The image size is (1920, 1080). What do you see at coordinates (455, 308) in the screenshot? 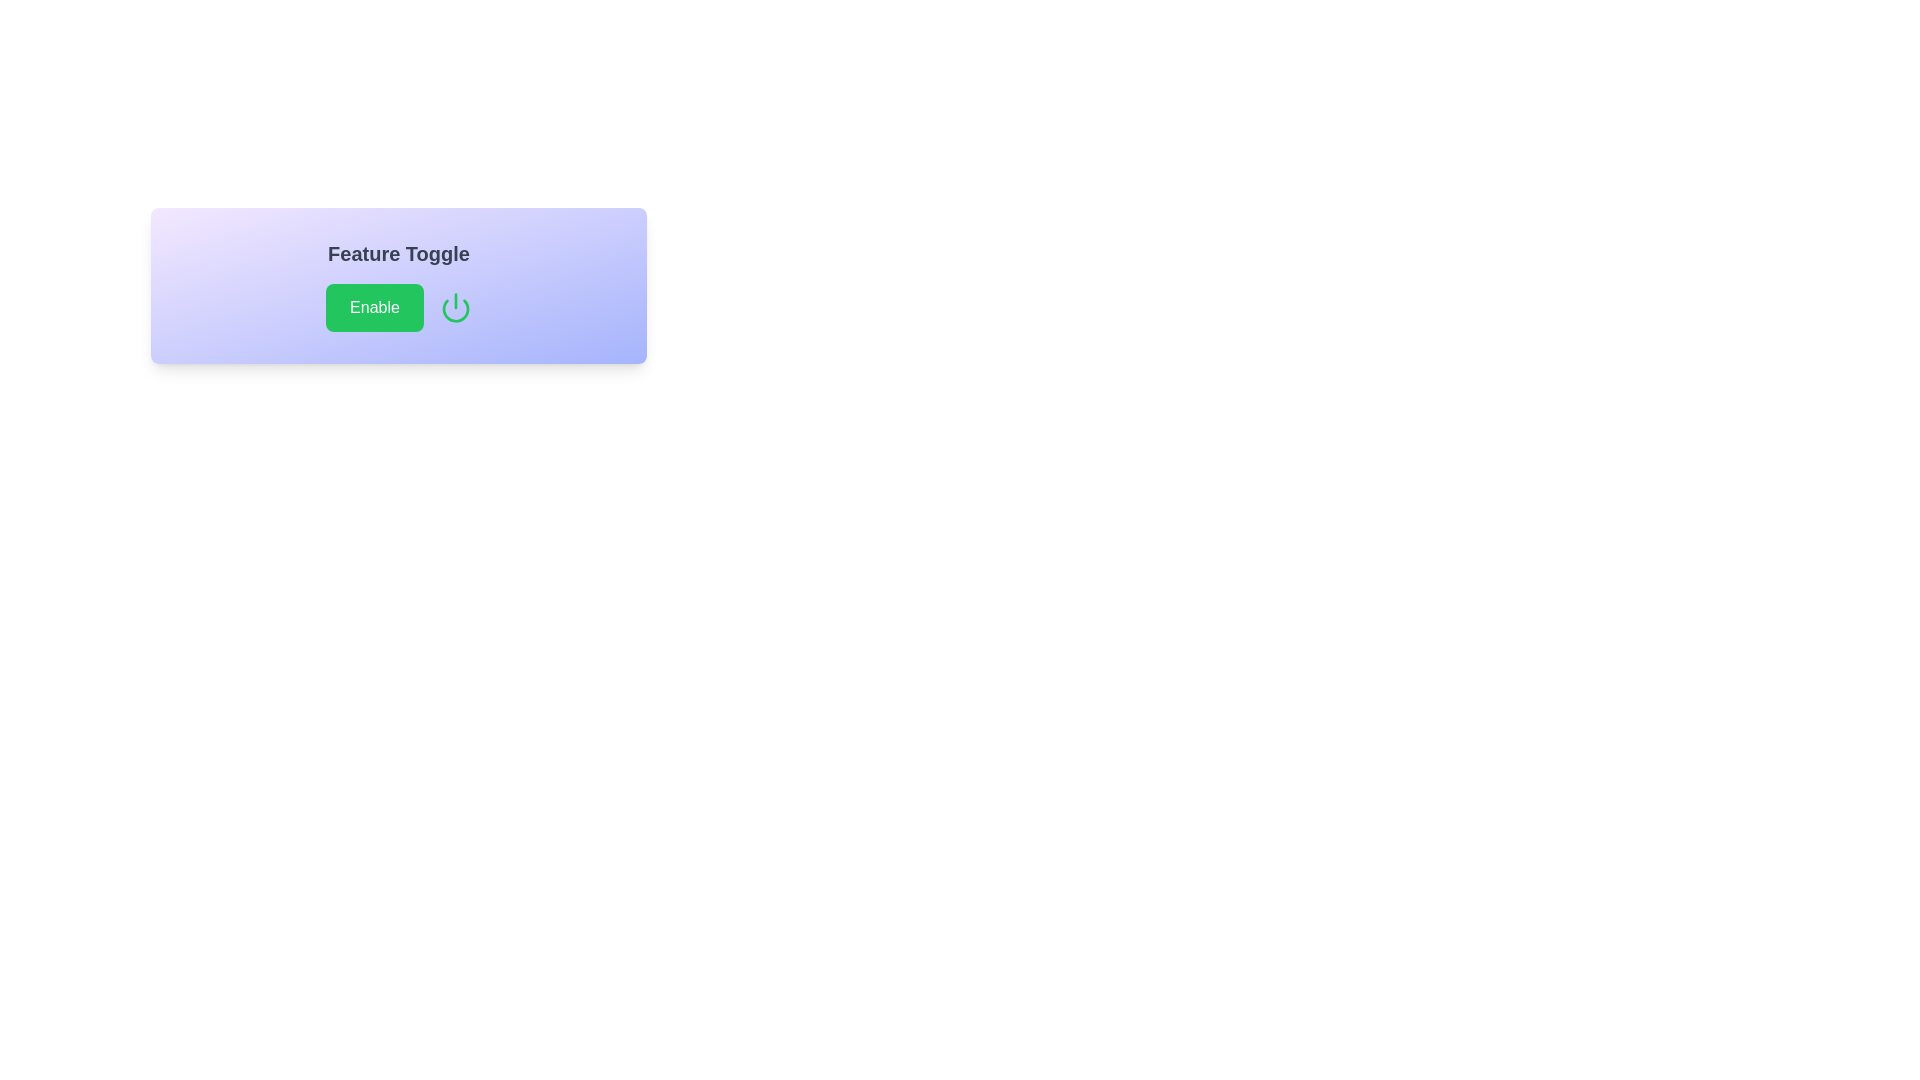
I see `the power icon to toggle its state` at bounding box center [455, 308].